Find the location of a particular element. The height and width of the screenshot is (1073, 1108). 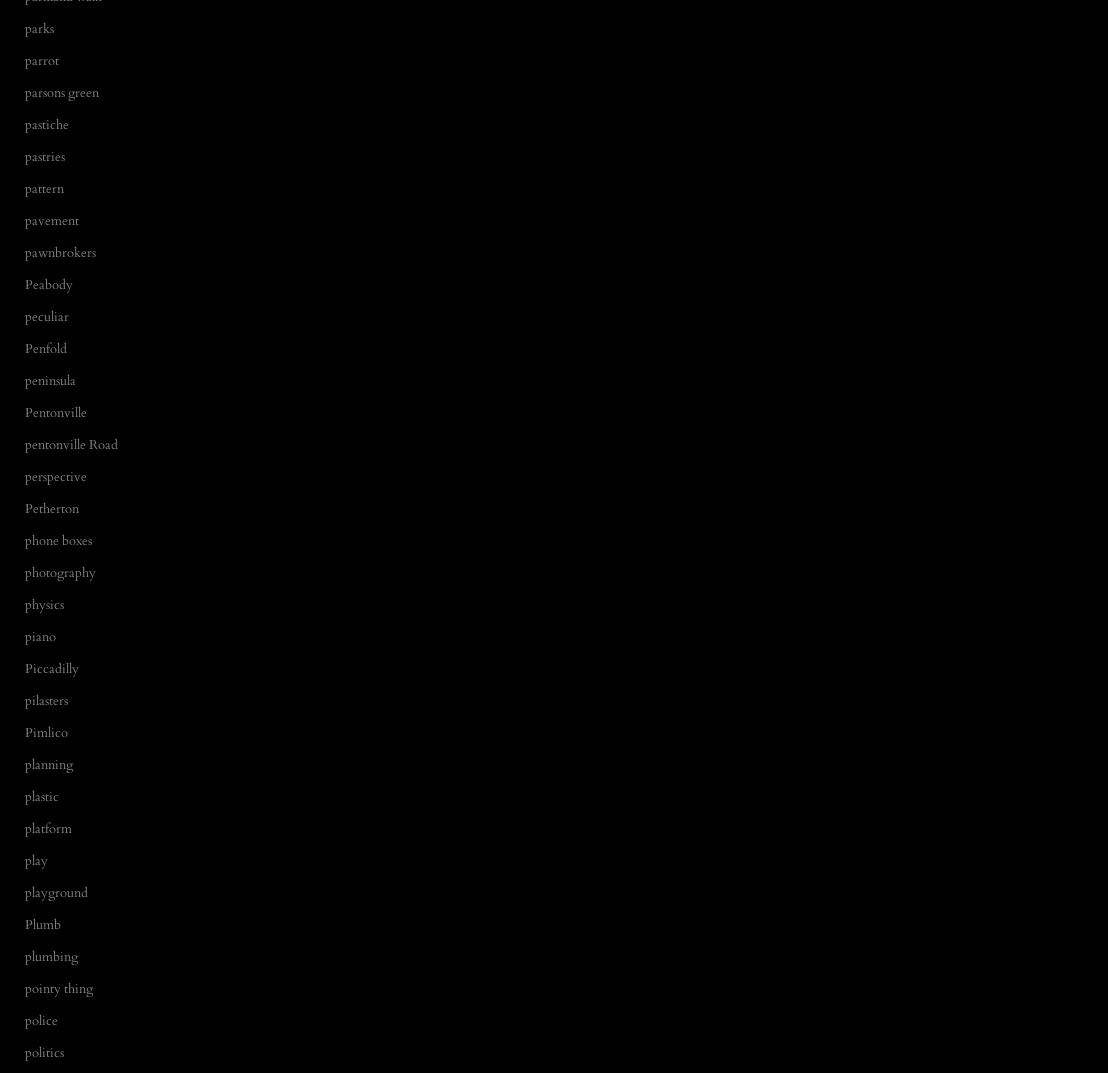

'pointy thing' is located at coordinates (57, 987).